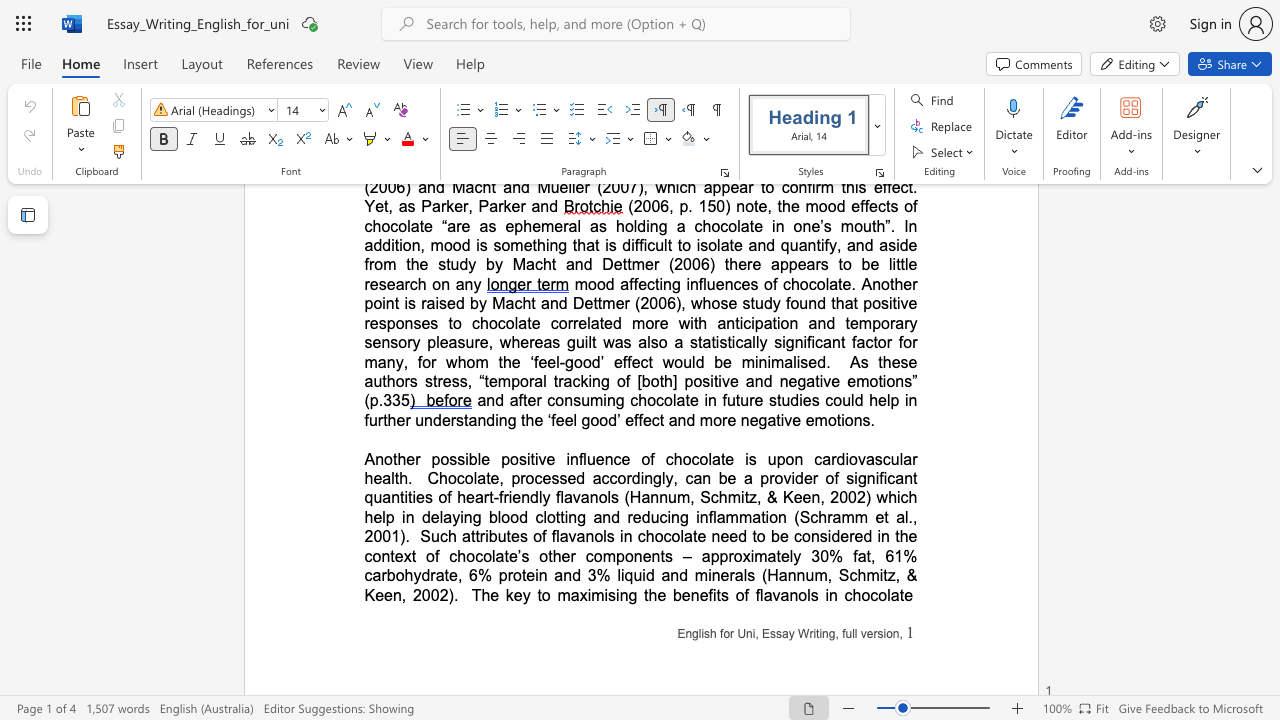  Describe the element at coordinates (384, 459) in the screenshot. I see `the subset text "other possible posi" within the text "Another possible positive influence of chocolate is upon cardiovascular health"` at that location.